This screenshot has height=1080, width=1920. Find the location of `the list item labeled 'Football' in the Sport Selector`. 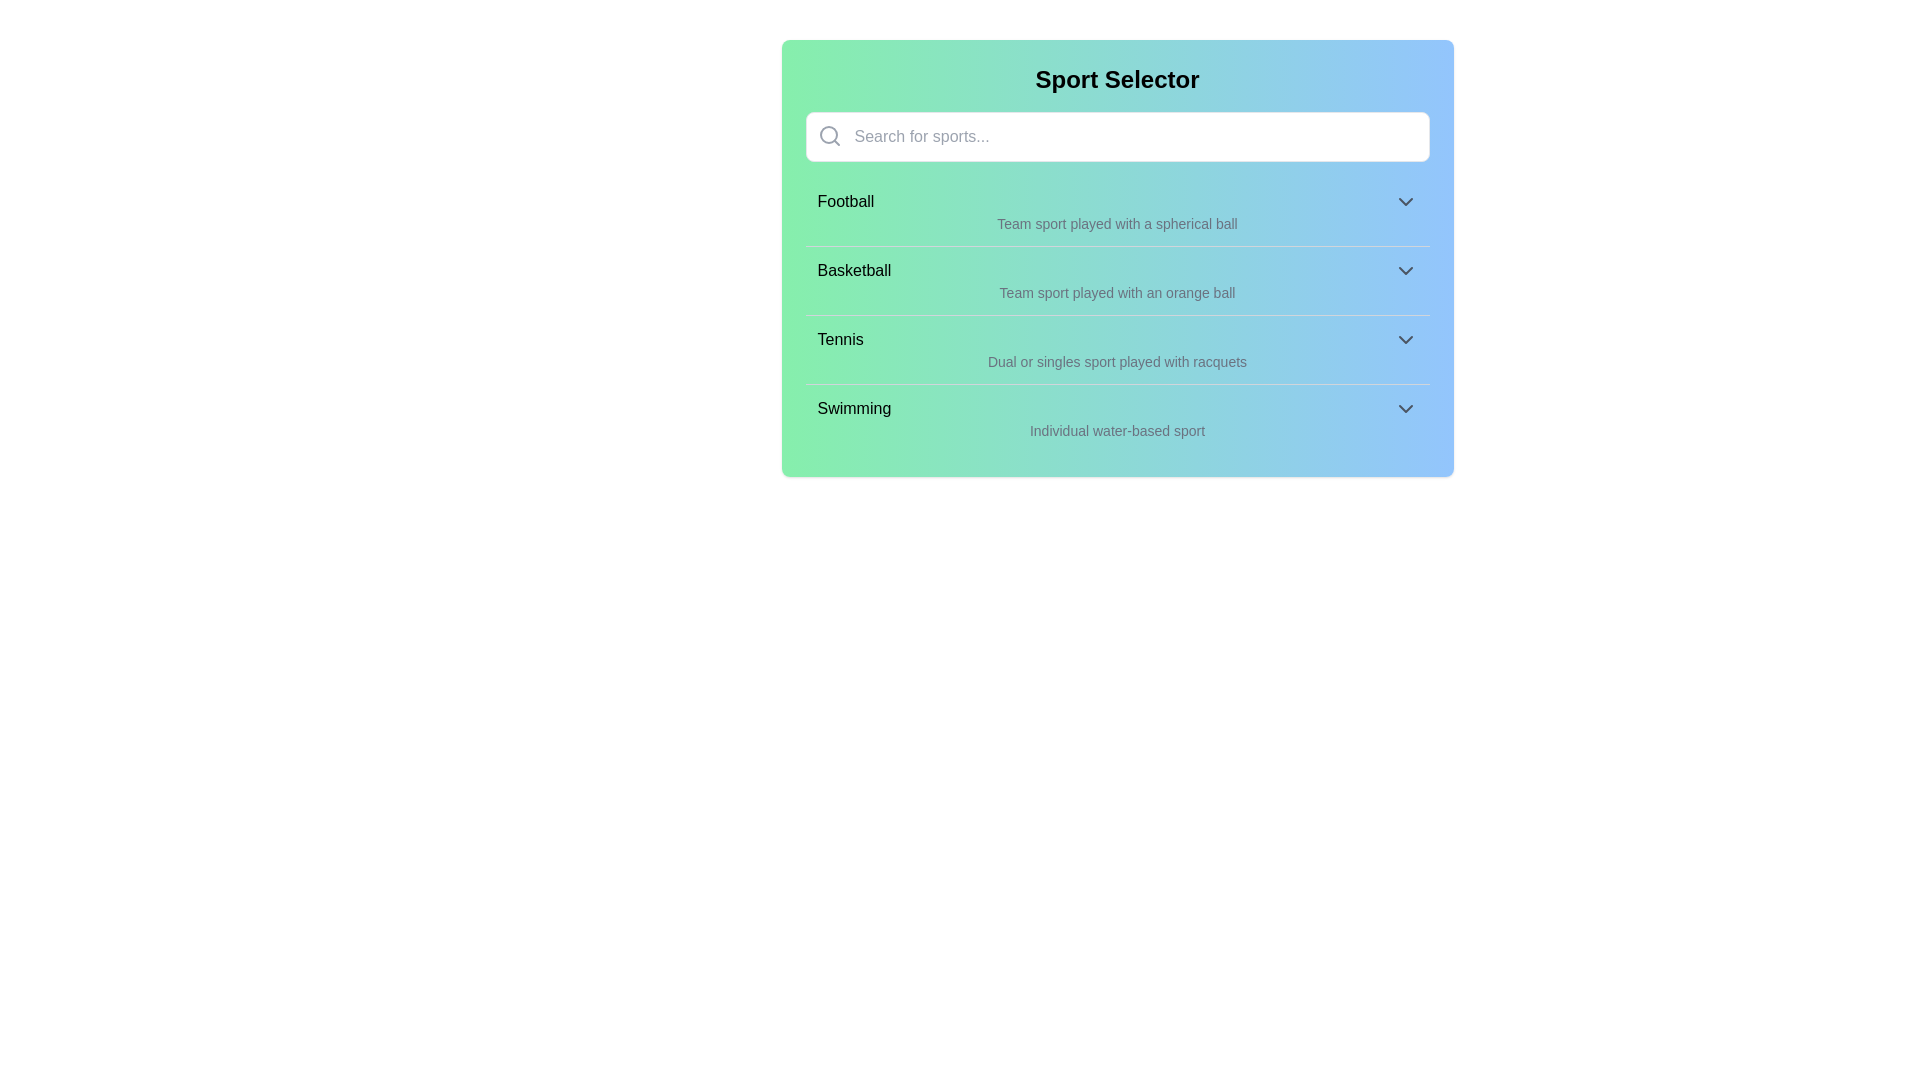

the list item labeled 'Football' in the Sport Selector is located at coordinates (1116, 212).